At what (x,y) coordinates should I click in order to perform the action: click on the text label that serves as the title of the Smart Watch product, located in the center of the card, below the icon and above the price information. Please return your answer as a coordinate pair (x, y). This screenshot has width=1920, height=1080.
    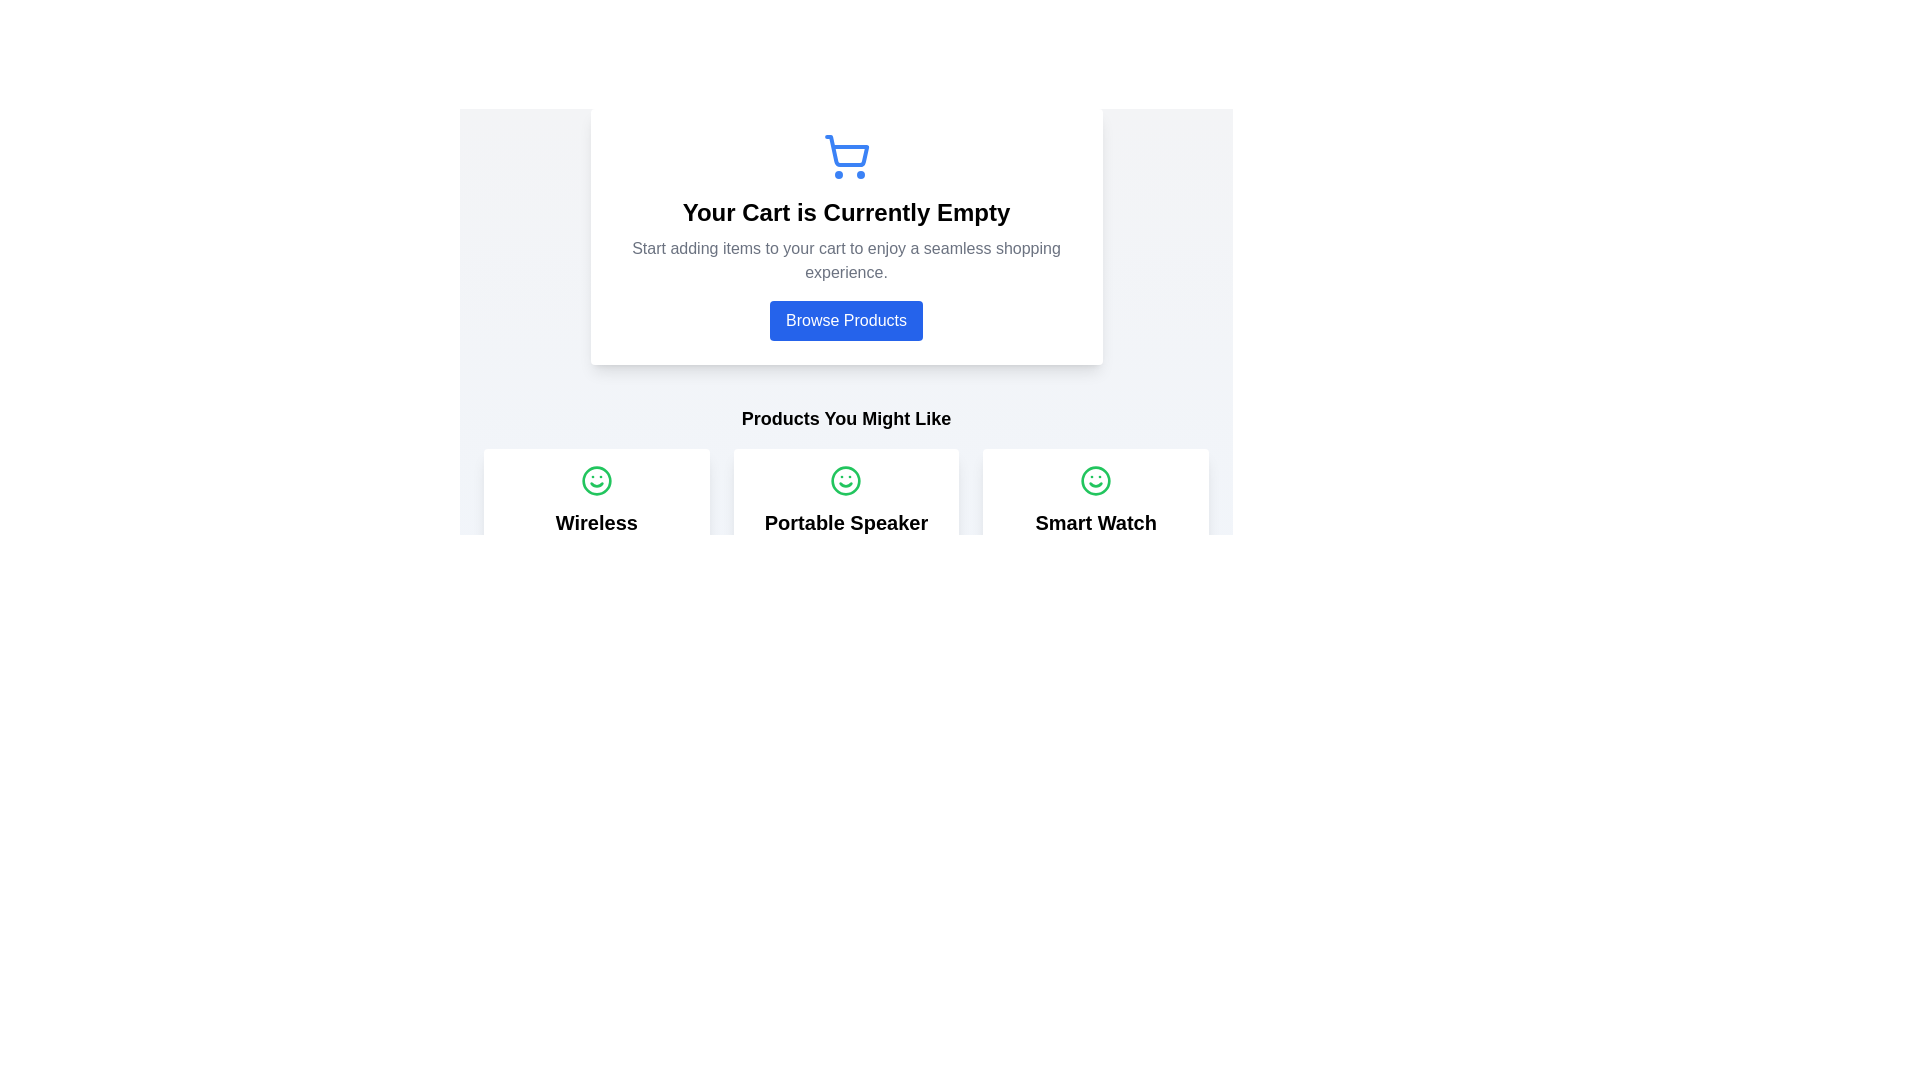
    Looking at the image, I should click on (1095, 522).